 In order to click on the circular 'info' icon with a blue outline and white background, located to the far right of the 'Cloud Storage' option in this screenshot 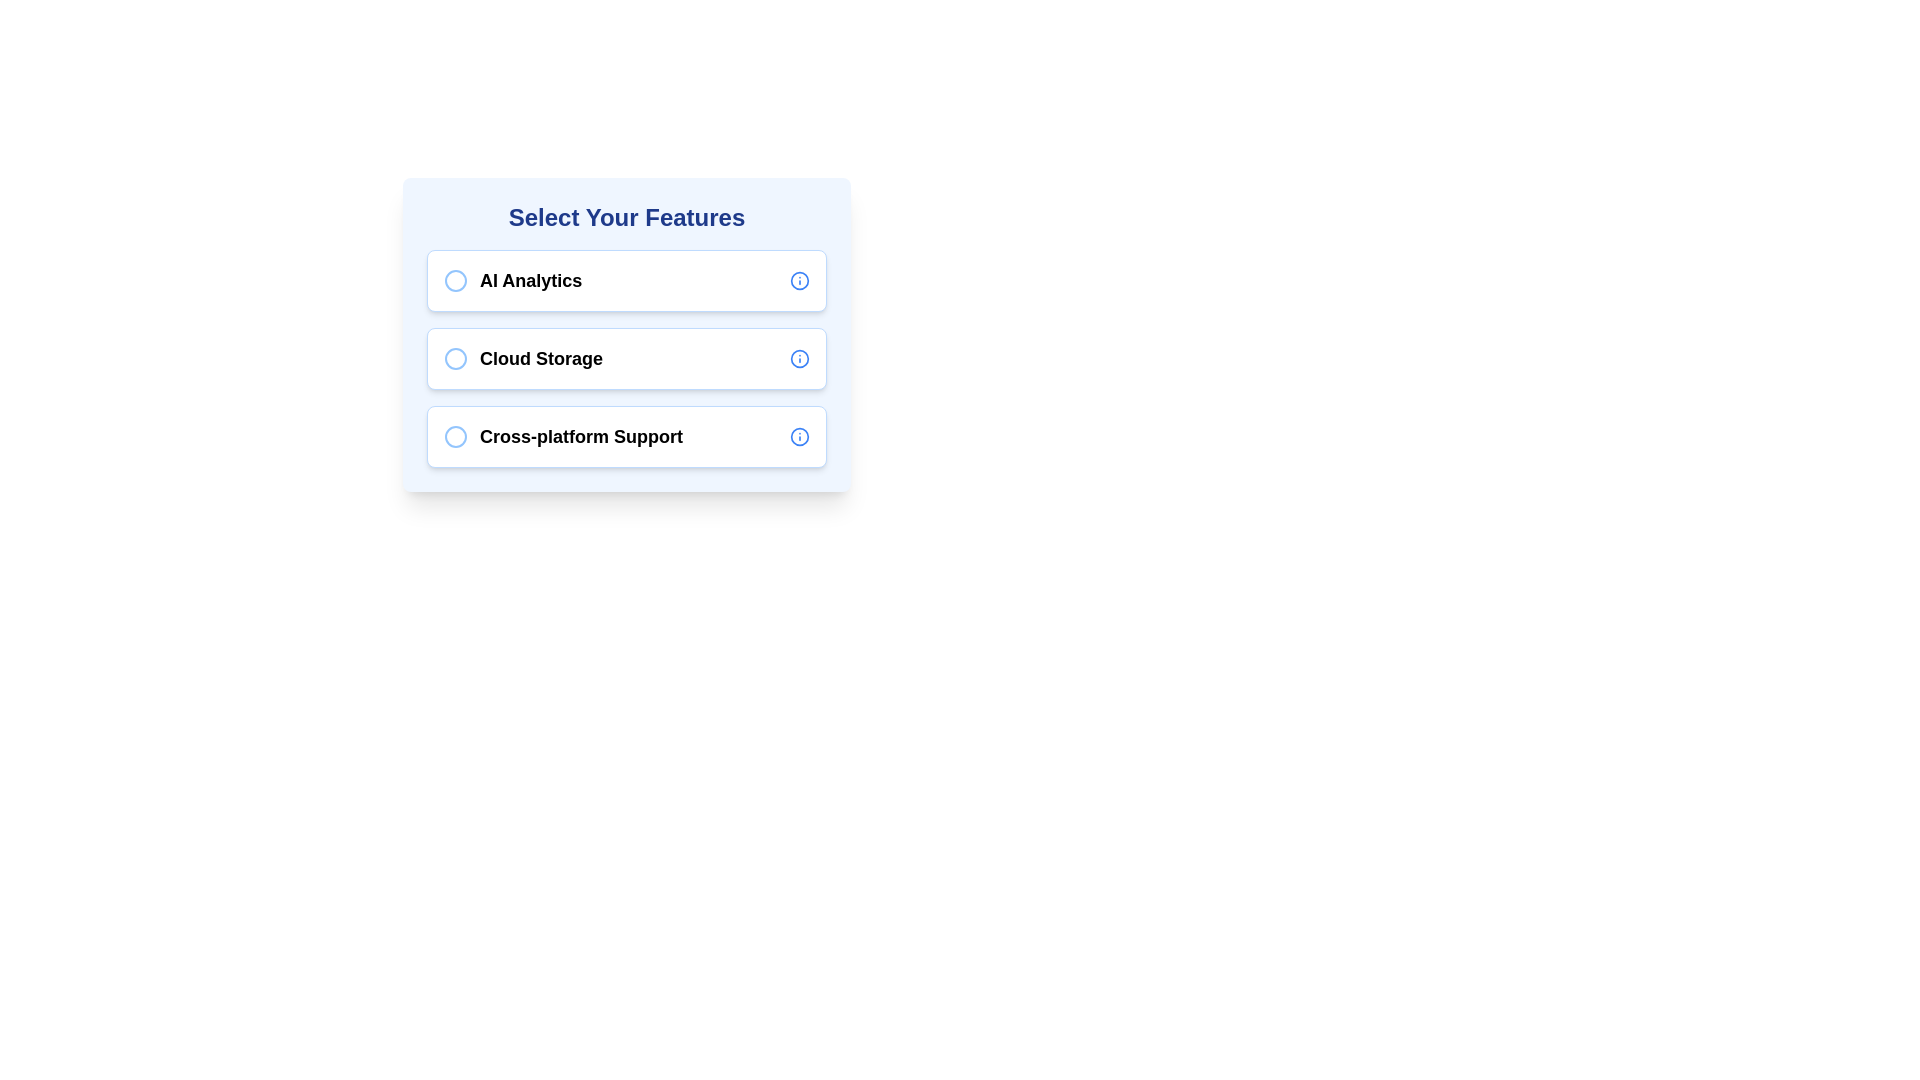, I will do `click(800, 357)`.